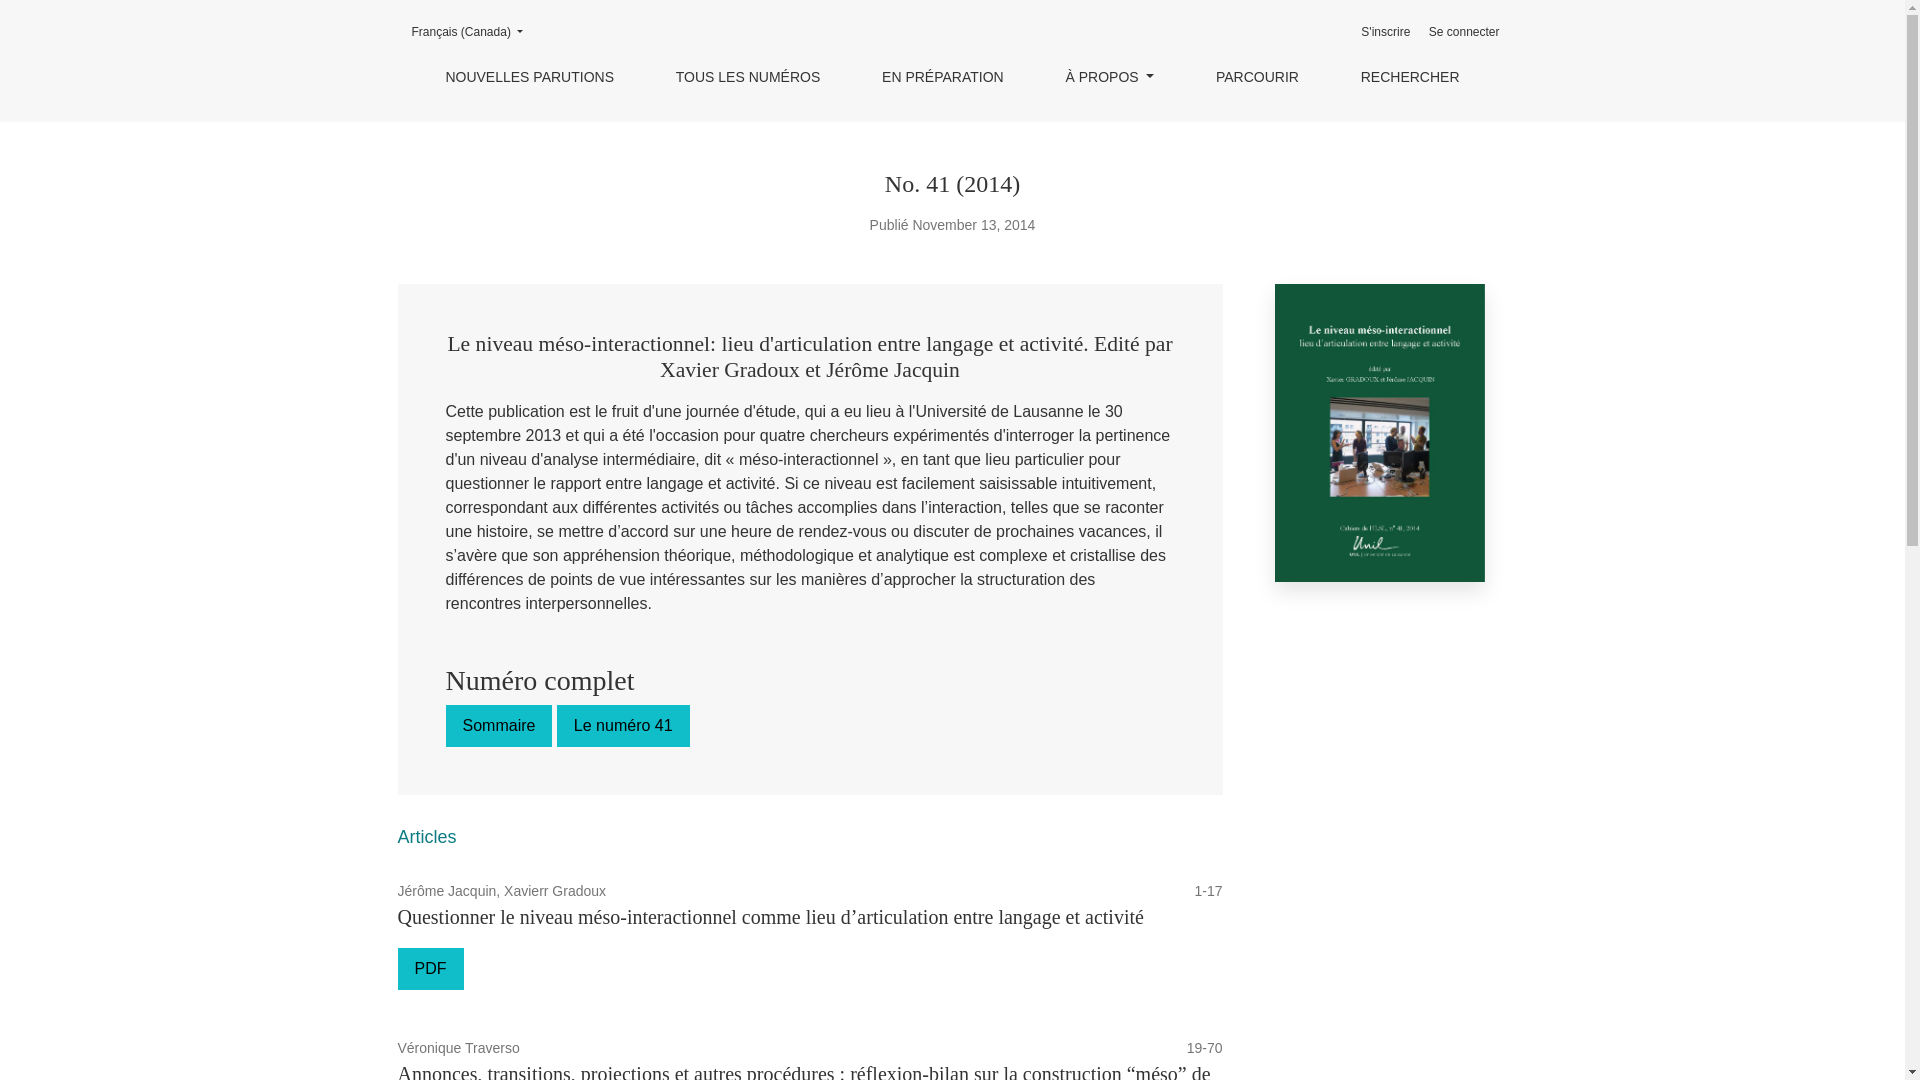 This screenshot has height=1080, width=1920. I want to click on 'Se connecter', so click(1464, 31).